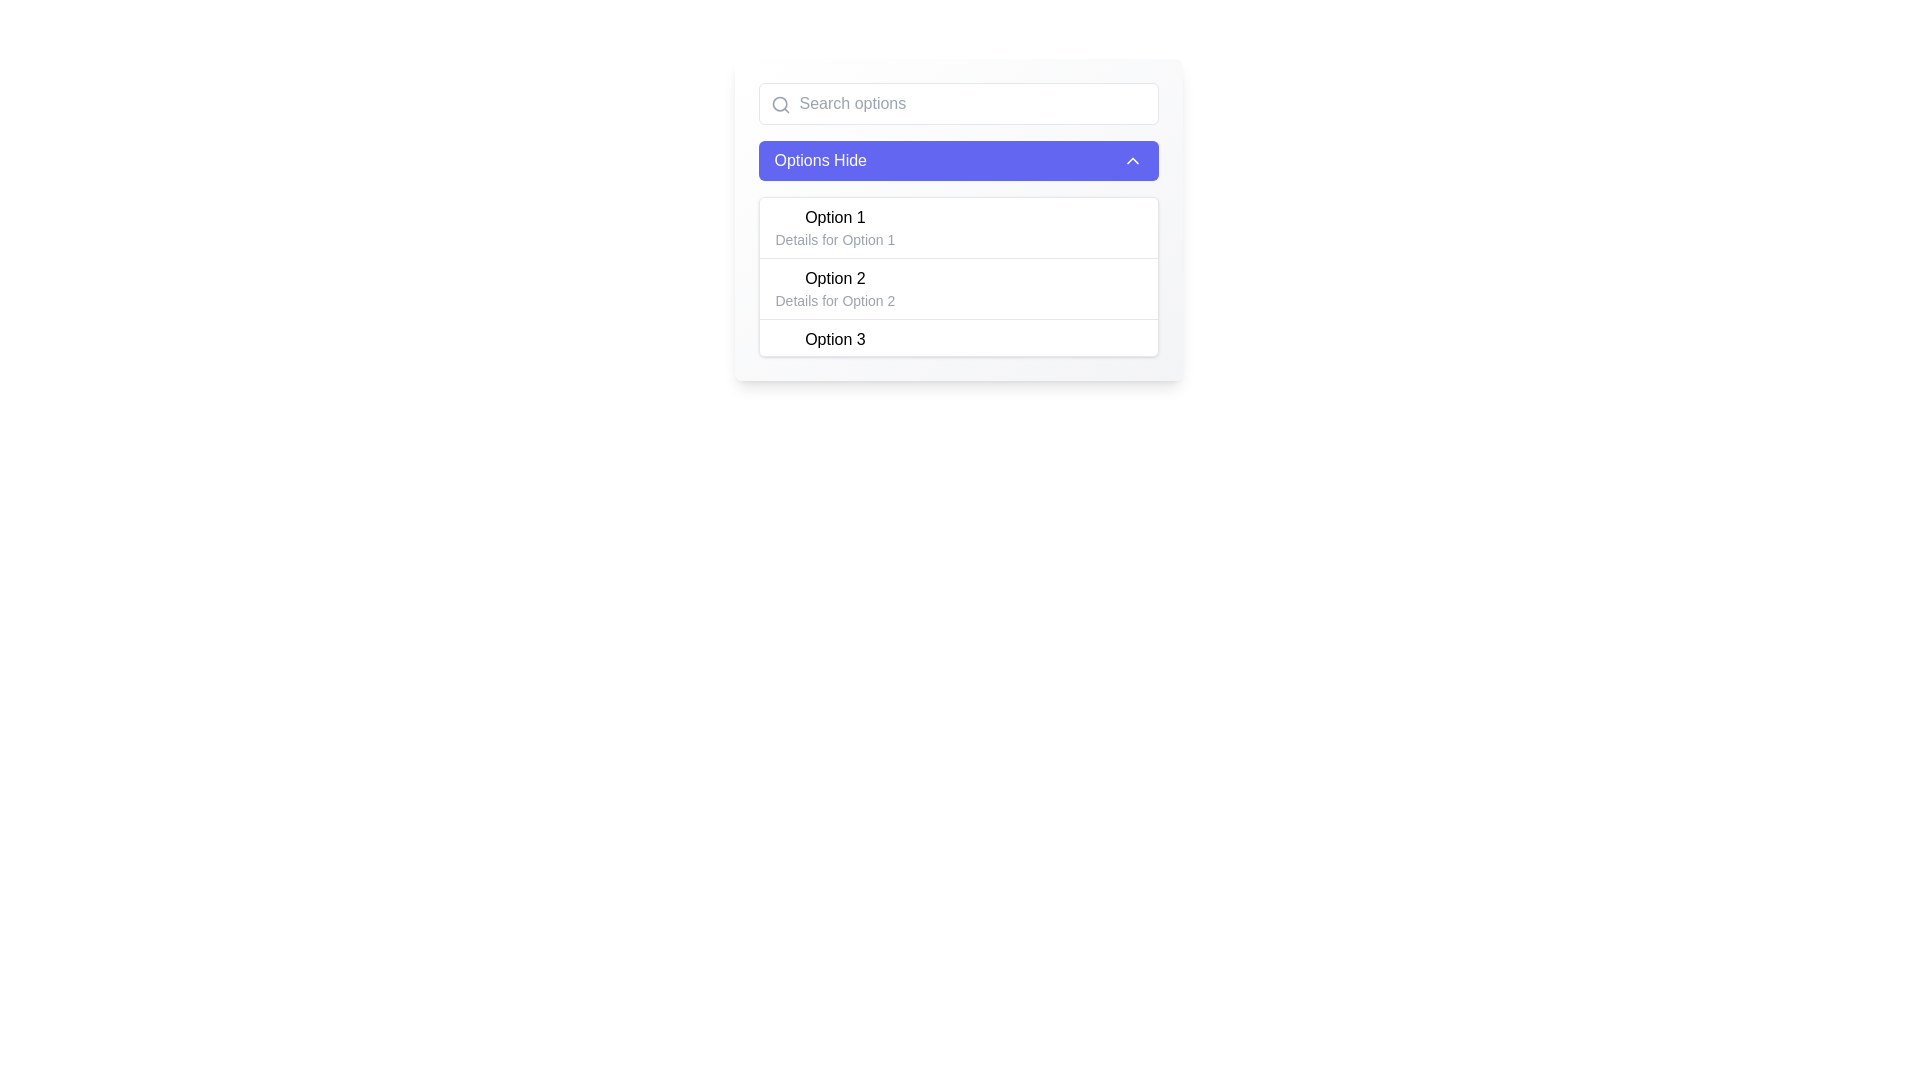 The width and height of the screenshot is (1920, 1080). Describe the element at coordinates (835, 278) in the screenshot. I see `the text label for 'Option 2' in the dropdown interface, which serves as a title or primary identifier for this selectable option` at that location.